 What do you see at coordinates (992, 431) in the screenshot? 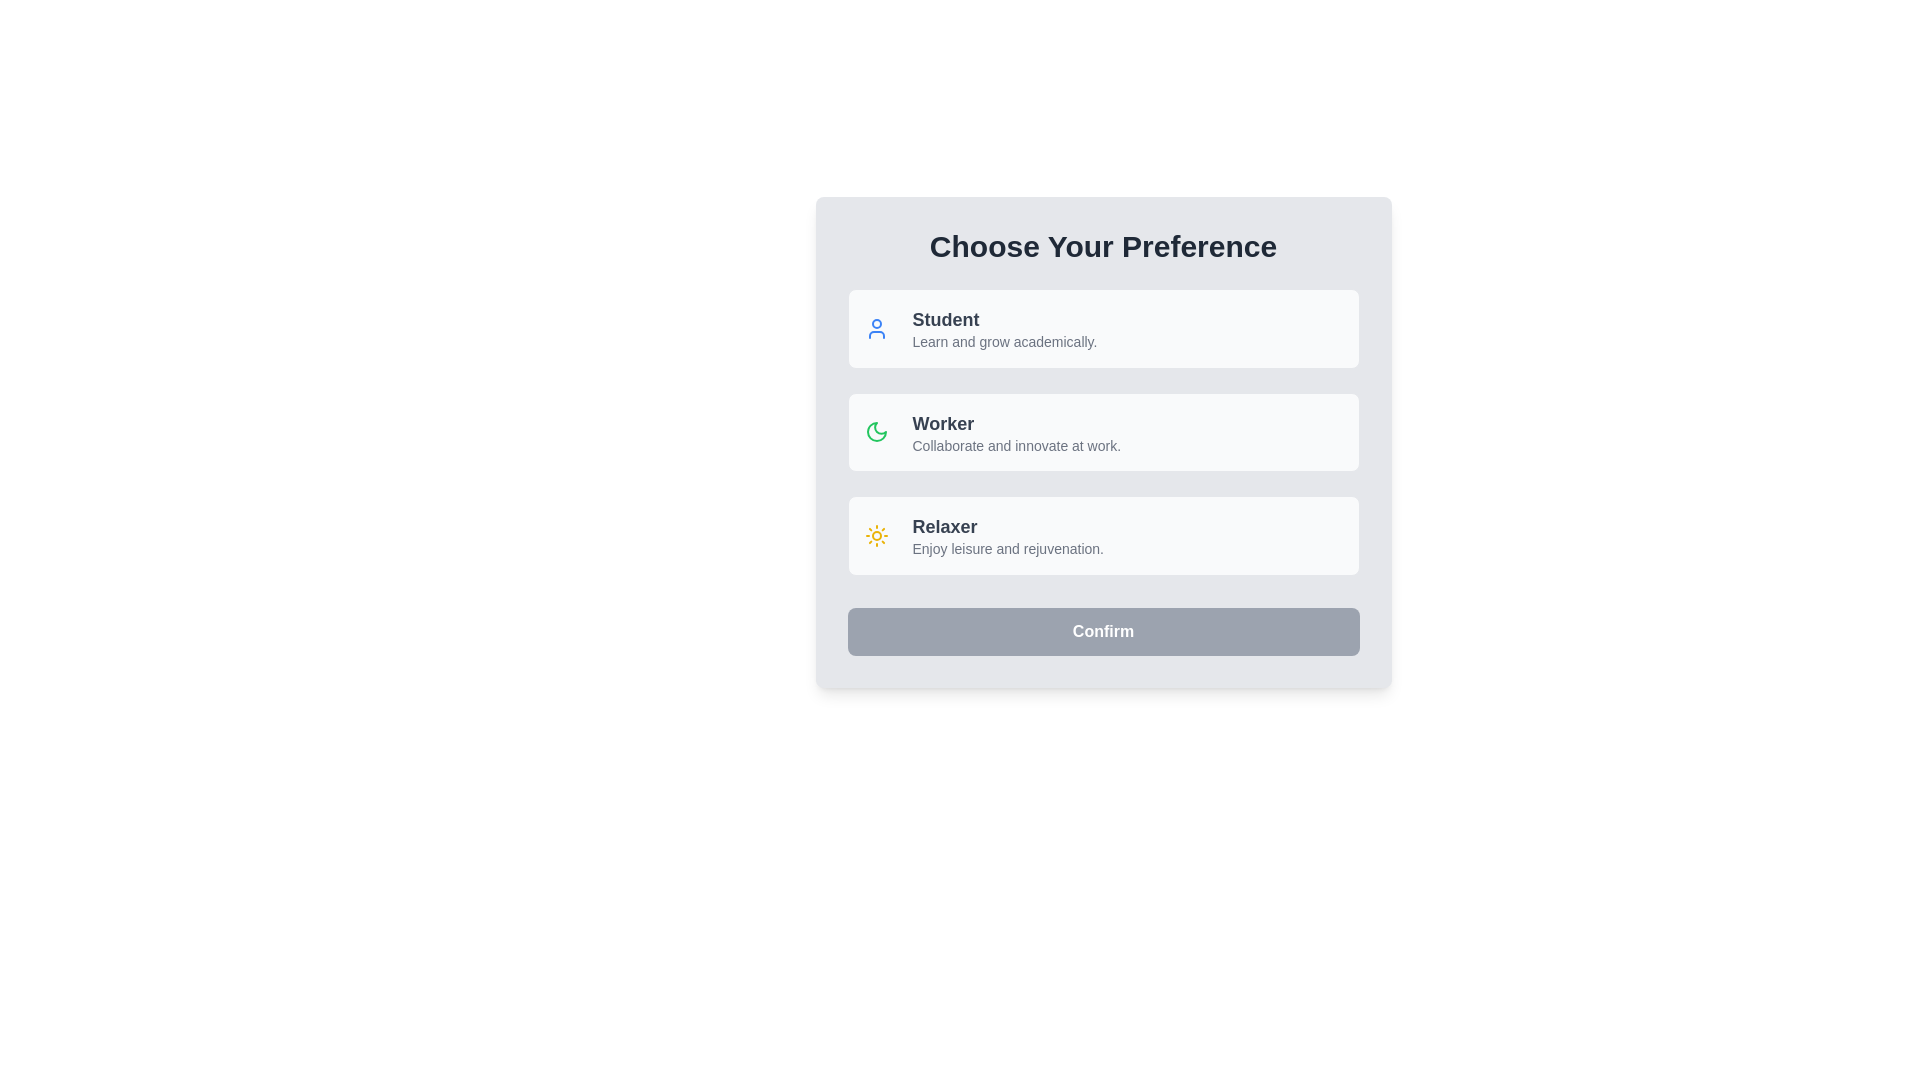
I see `the 'Worker' category label with its icon and description text in the user preference selection interface` at bounding box center [992, 431].